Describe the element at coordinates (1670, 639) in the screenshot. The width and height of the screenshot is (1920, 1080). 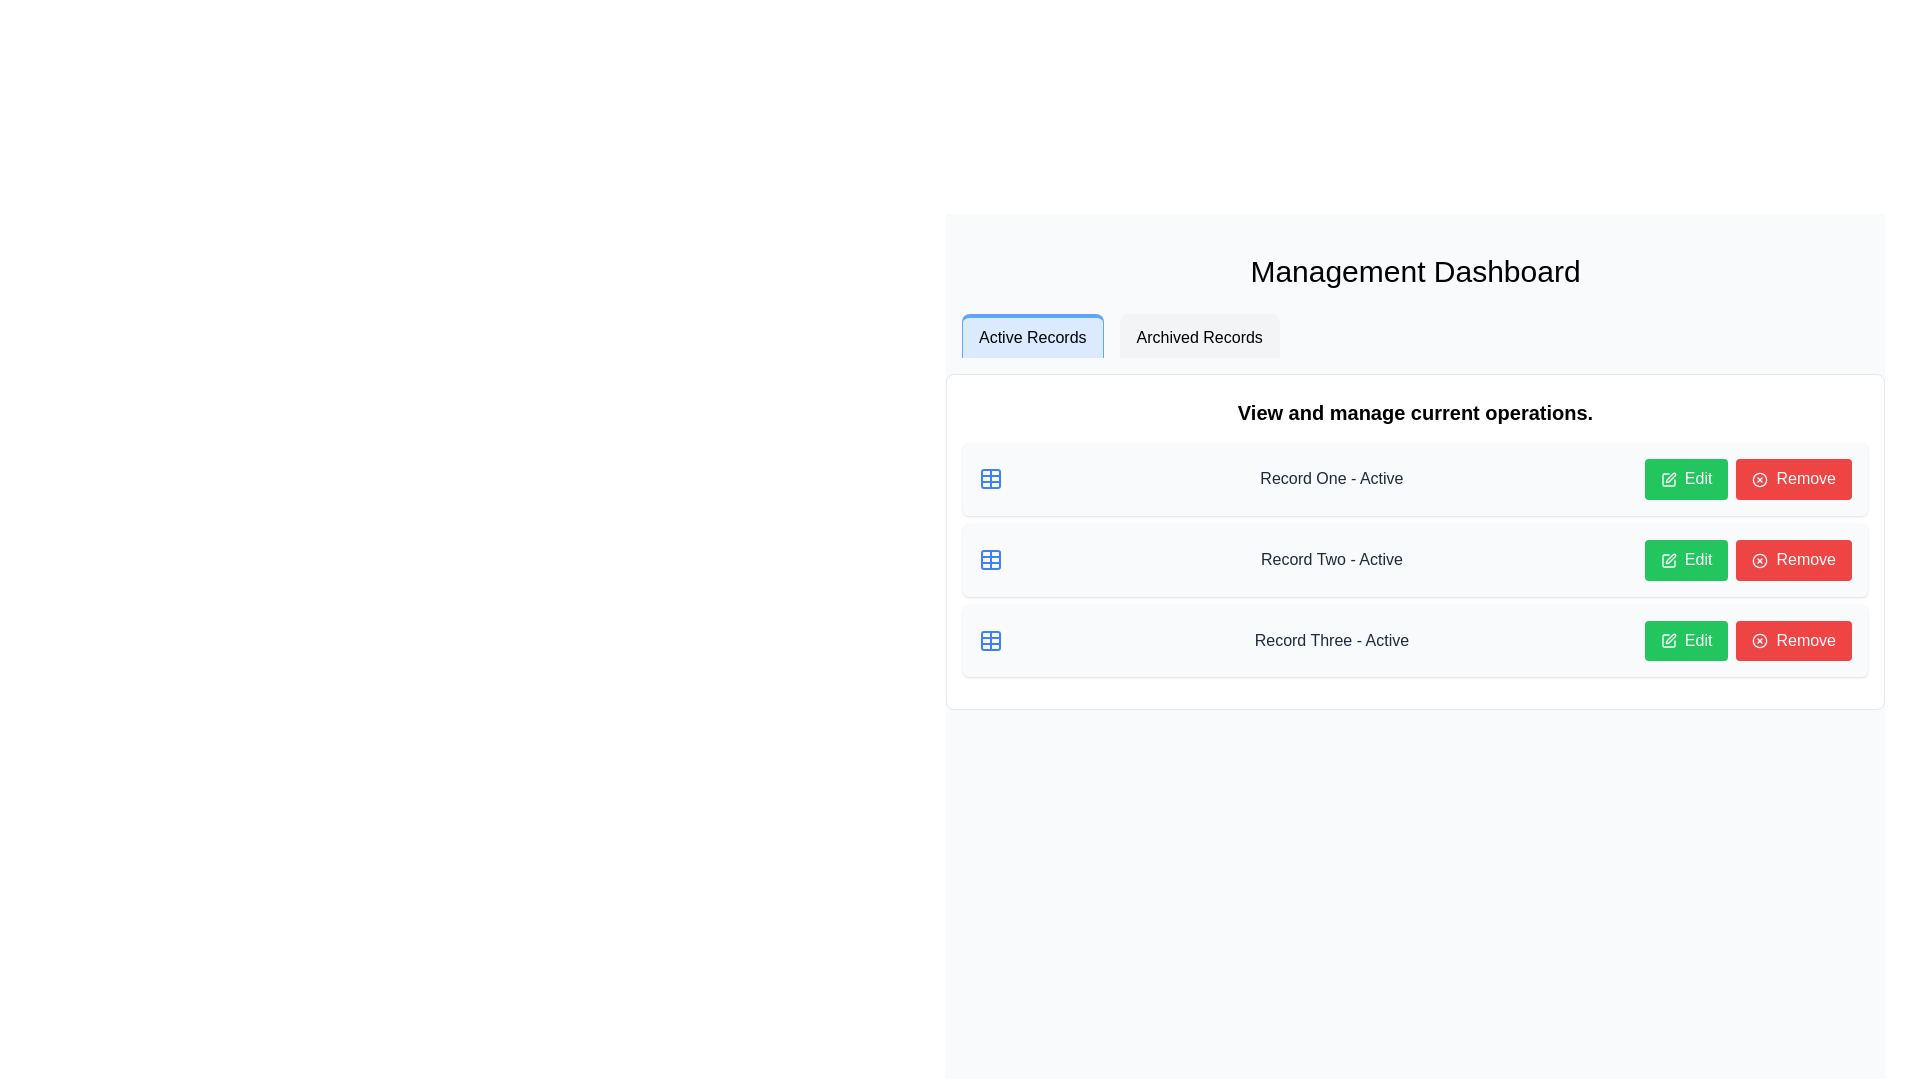
I see `the pen-shaped graphical icon in the third row of the list for 'Record Three - Active', which represents an editing action` at that location.